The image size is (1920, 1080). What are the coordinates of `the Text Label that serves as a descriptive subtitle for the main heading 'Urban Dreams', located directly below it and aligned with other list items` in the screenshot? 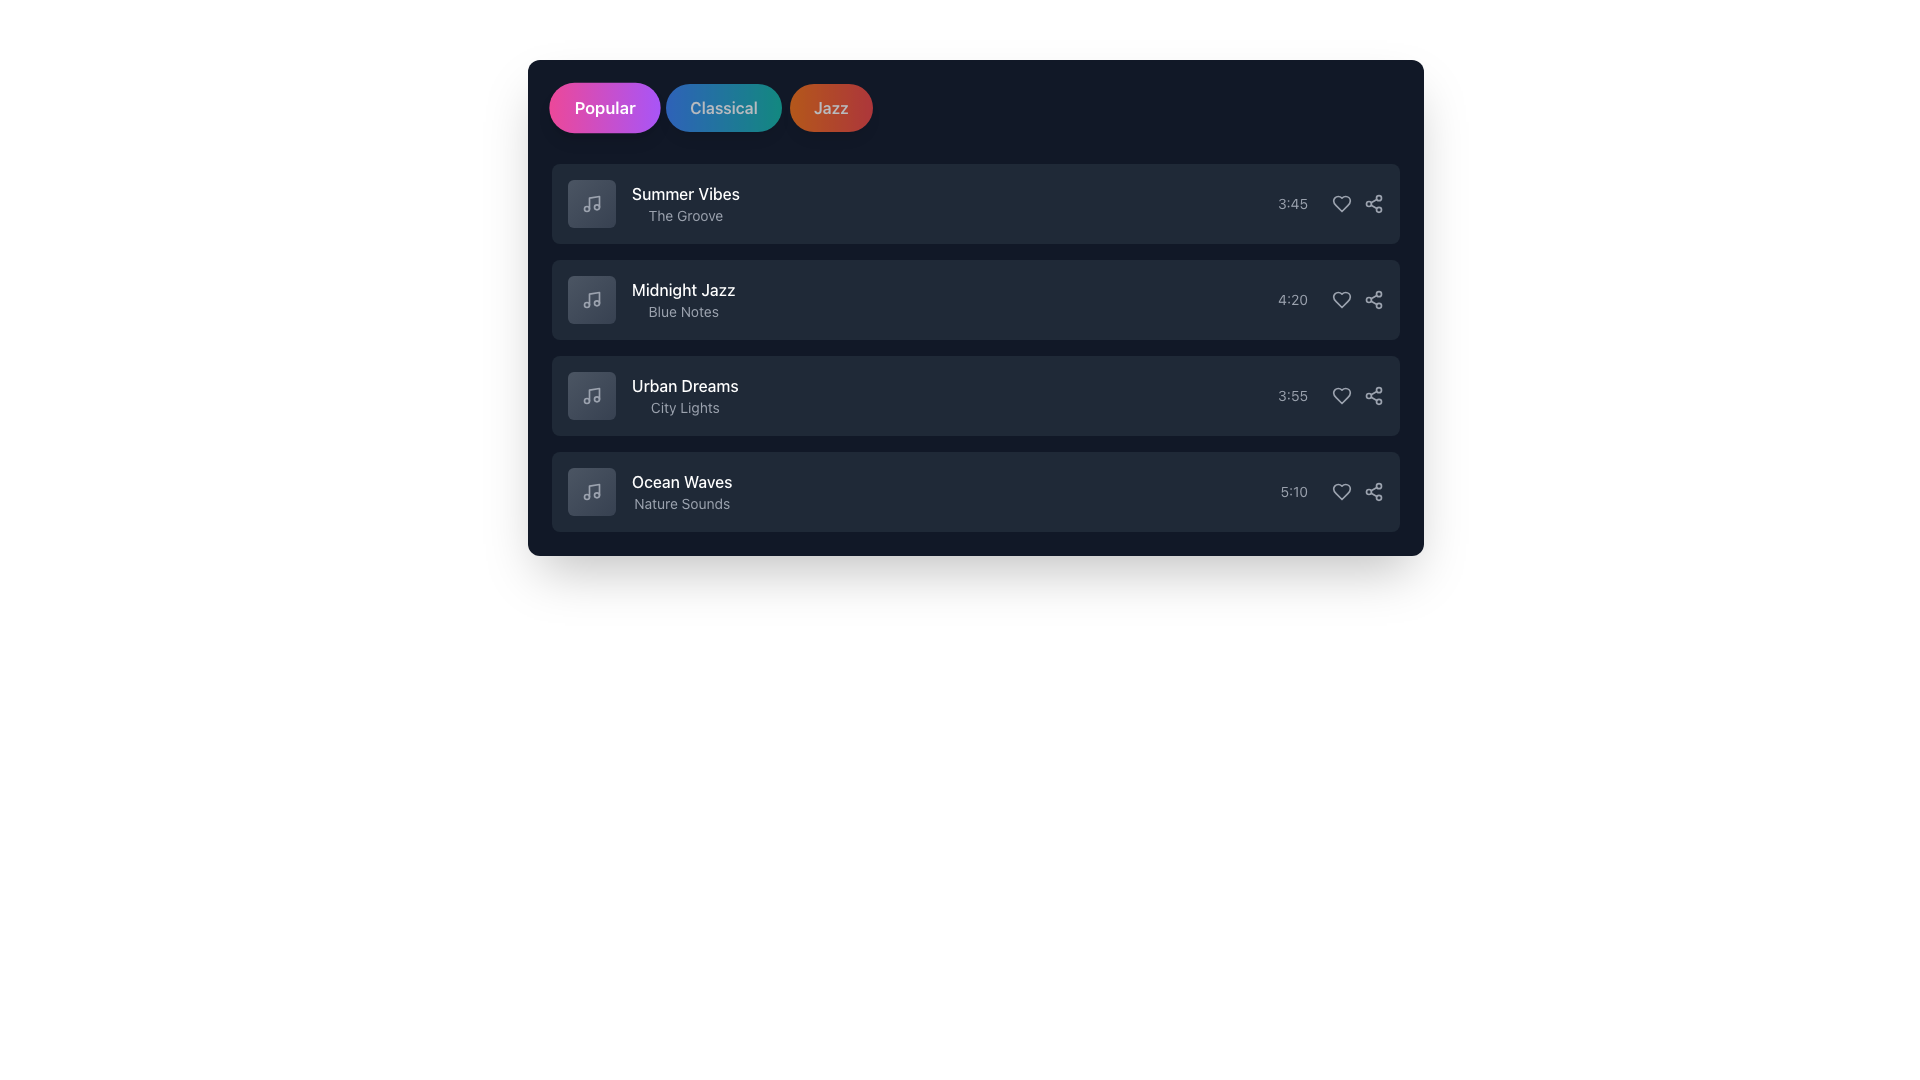 It's located at (685, 407).